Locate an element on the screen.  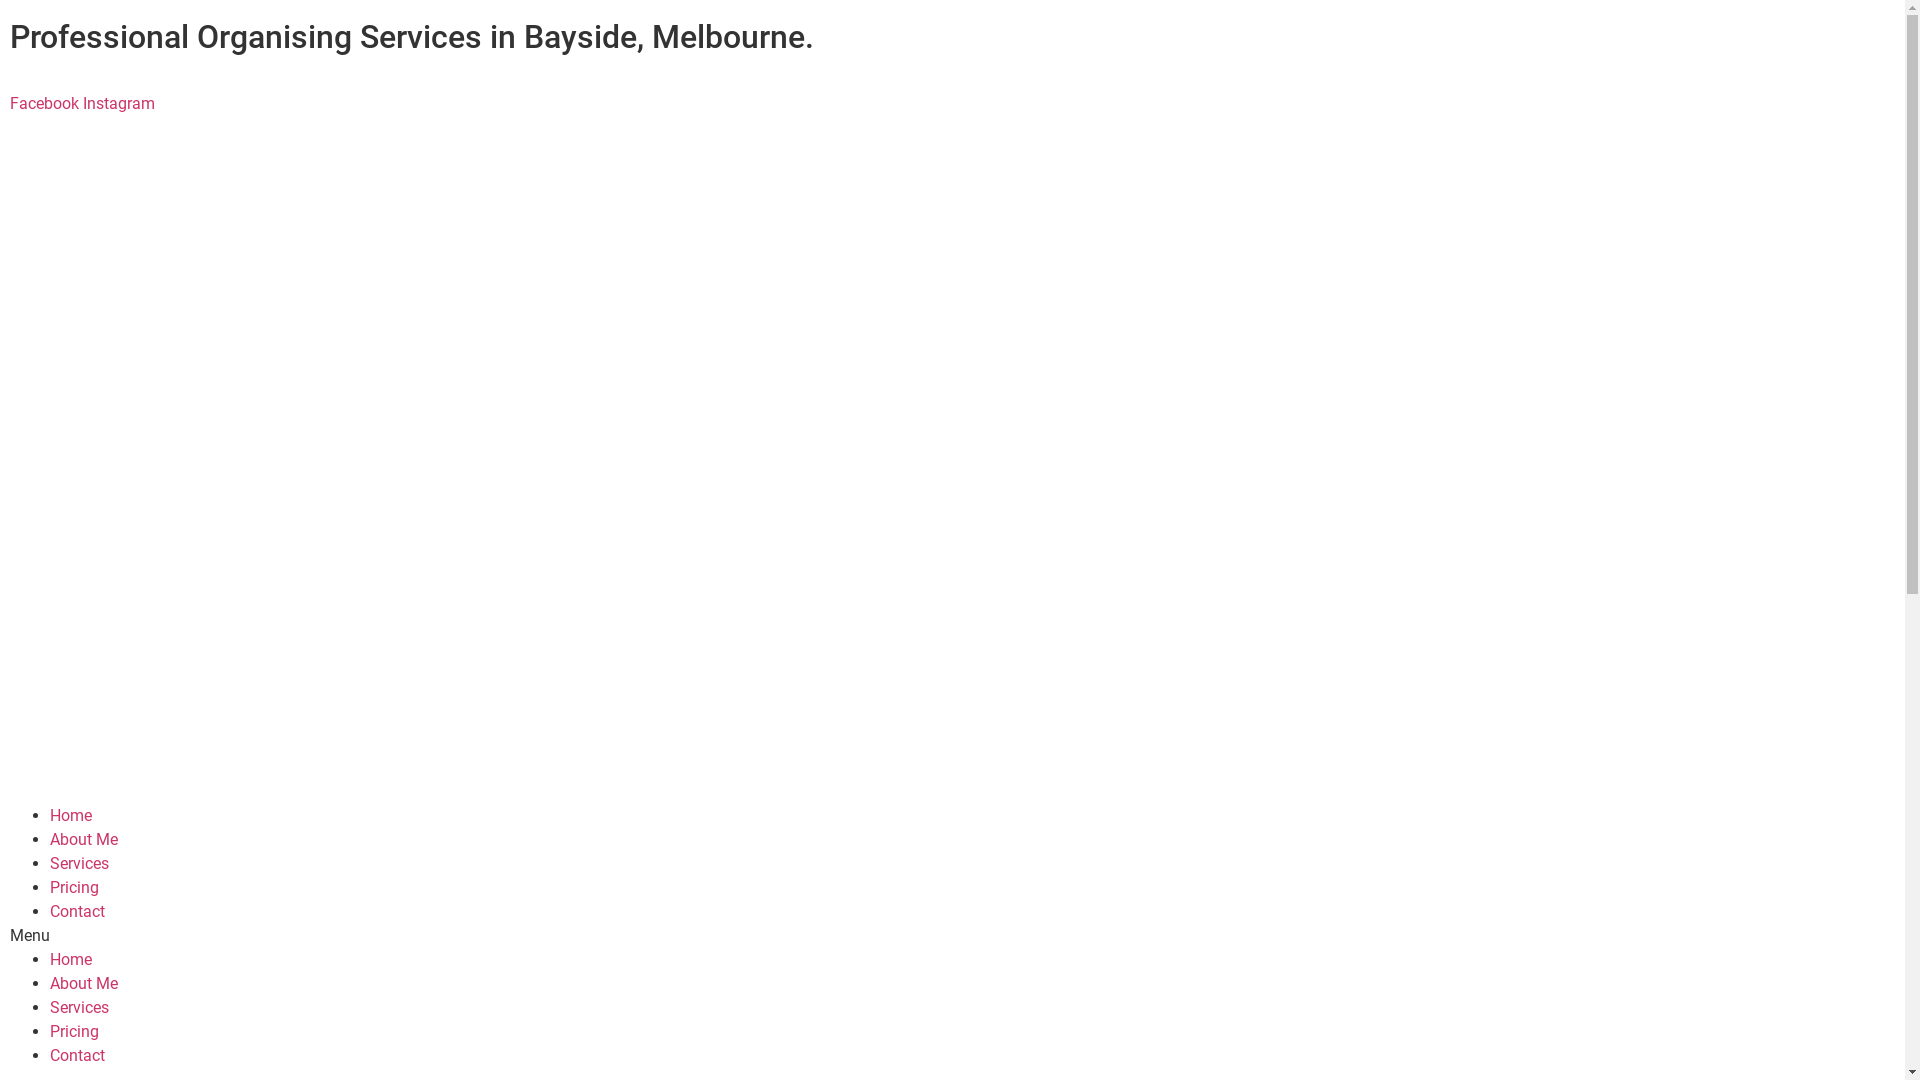
'Instagram' is located at coordinates (81, 103).